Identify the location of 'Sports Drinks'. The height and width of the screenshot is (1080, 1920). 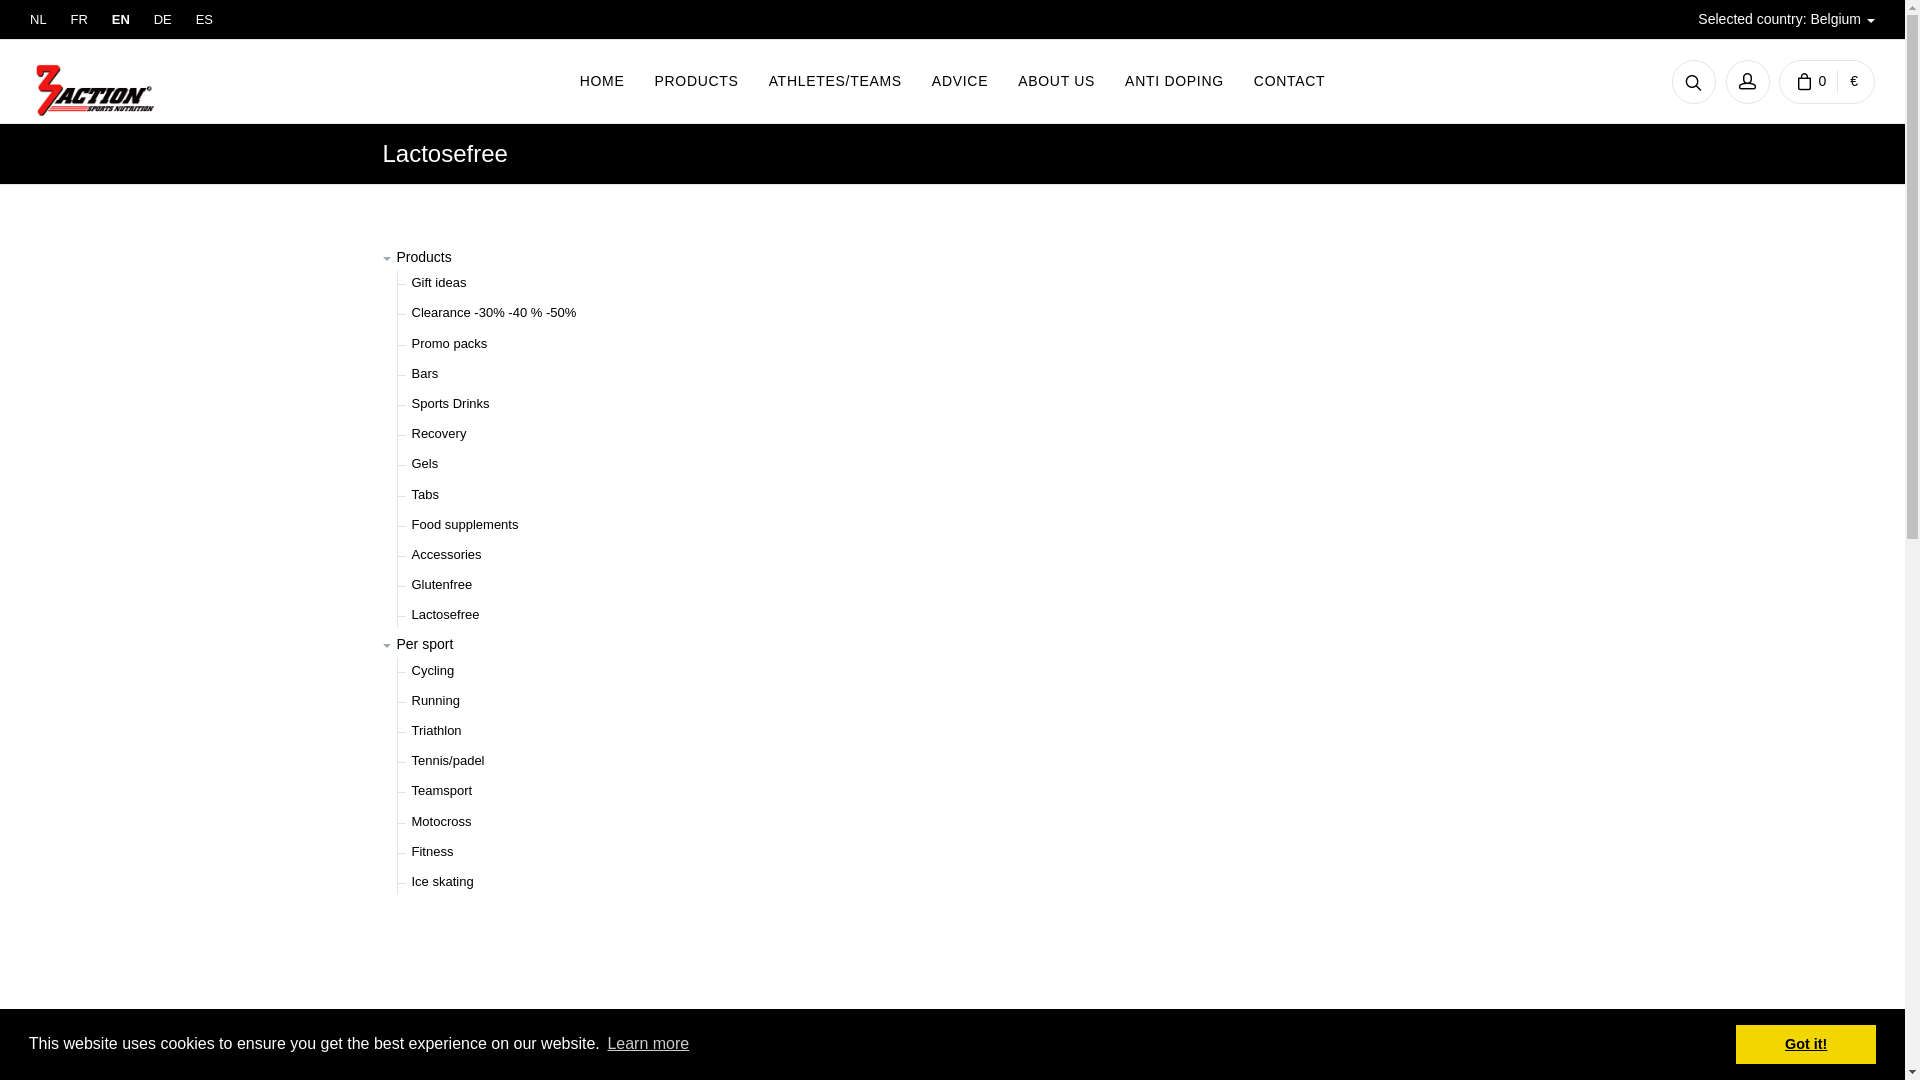
(450, 403).